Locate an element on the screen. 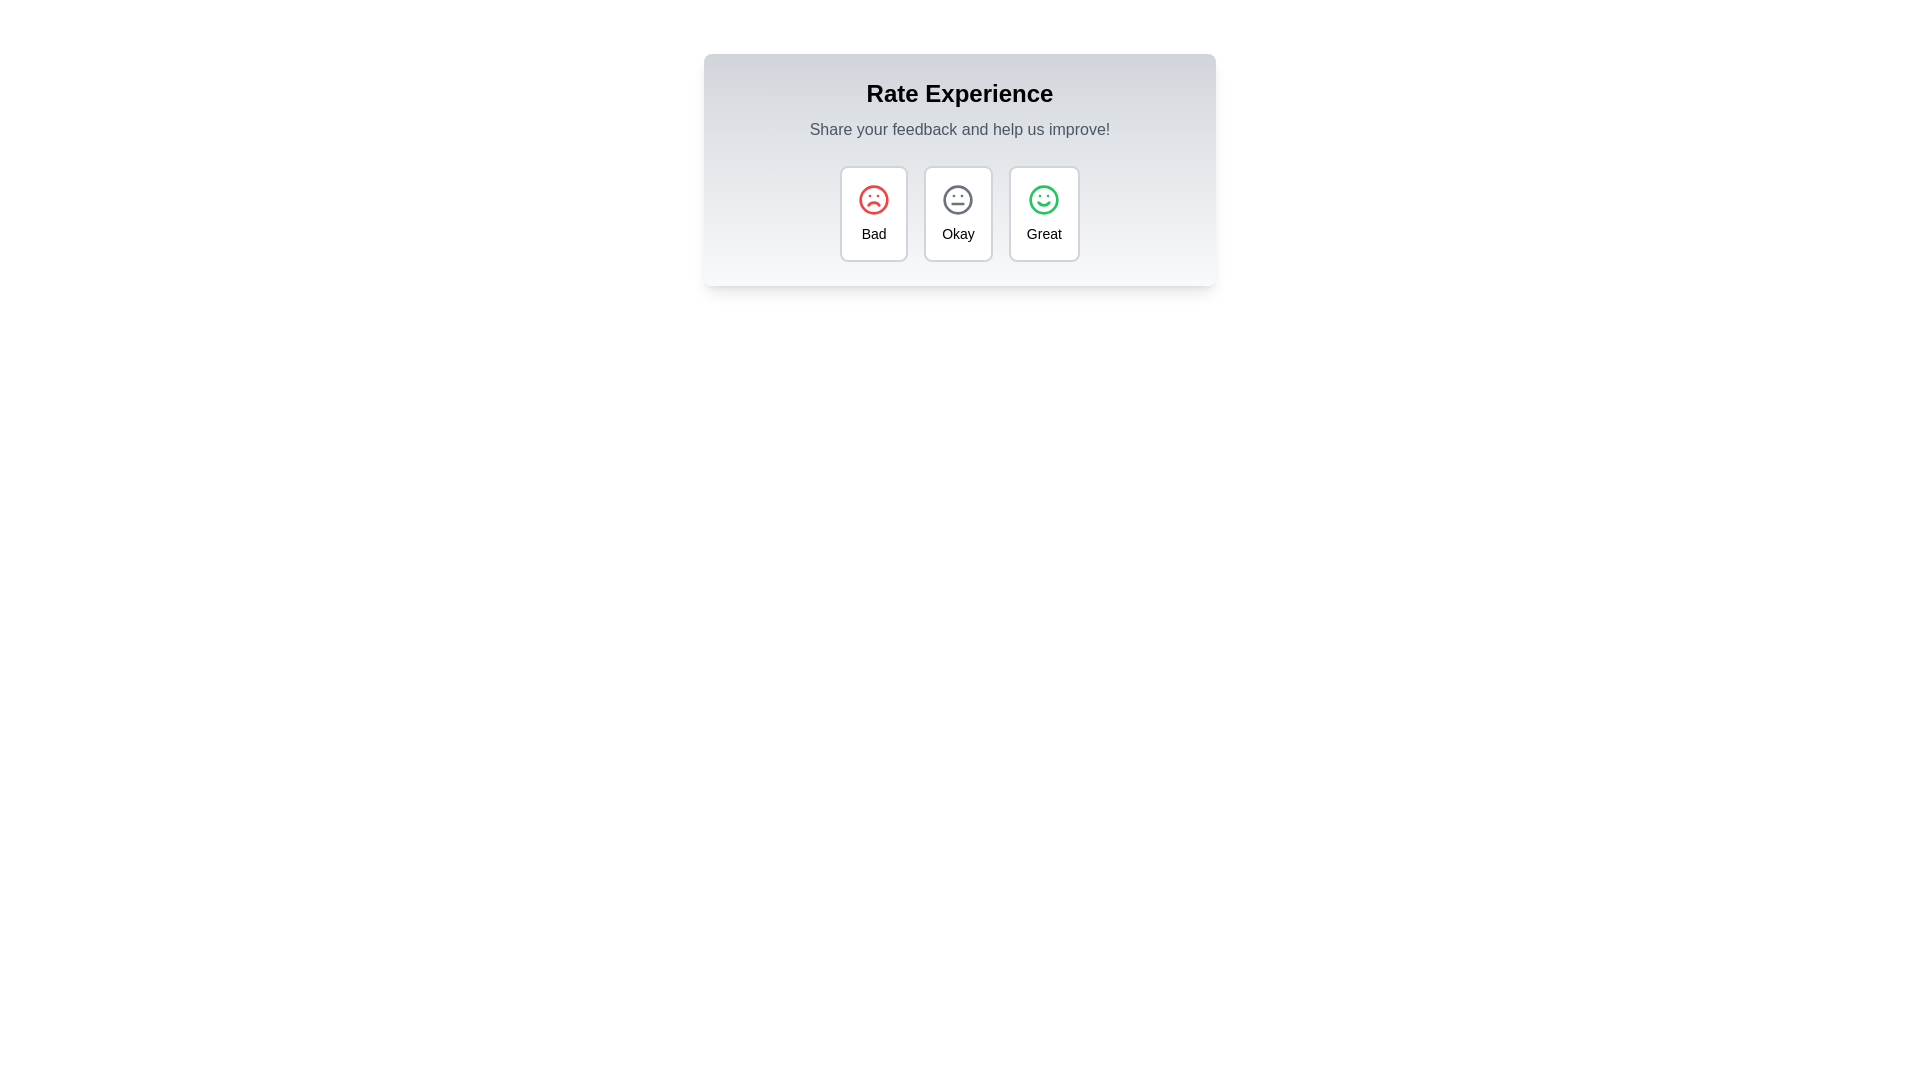 Image resolution: width=1920 pixels, height=1080 pixels. the 'Okay' feedback icon, which is centered above the text label 'Okay' in the middle button of the feedback options is located at coordinates (957, 200).